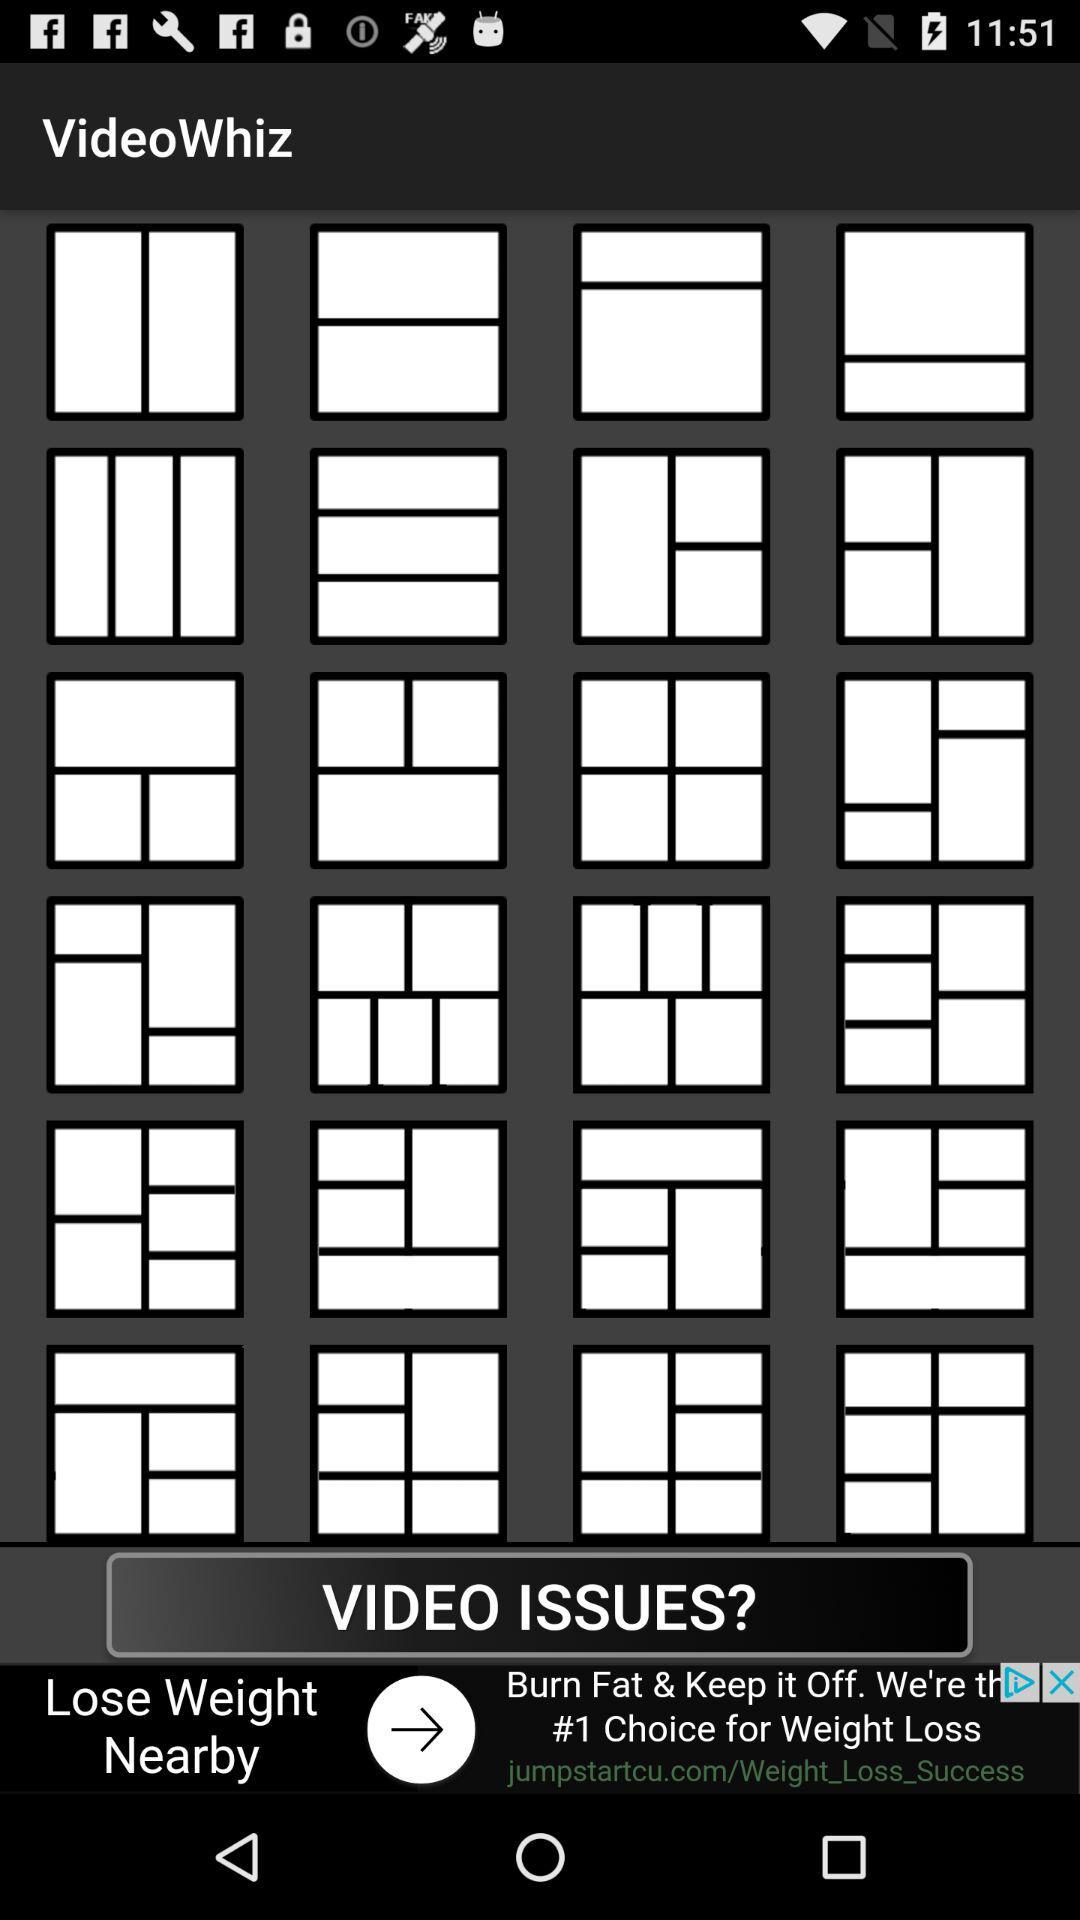 This screenshot has height=1920, width=1080. What do you see at coordinates (540, 1727) in the screenshot?
I see `click the advertisement` at bounding box center [540, 1727].